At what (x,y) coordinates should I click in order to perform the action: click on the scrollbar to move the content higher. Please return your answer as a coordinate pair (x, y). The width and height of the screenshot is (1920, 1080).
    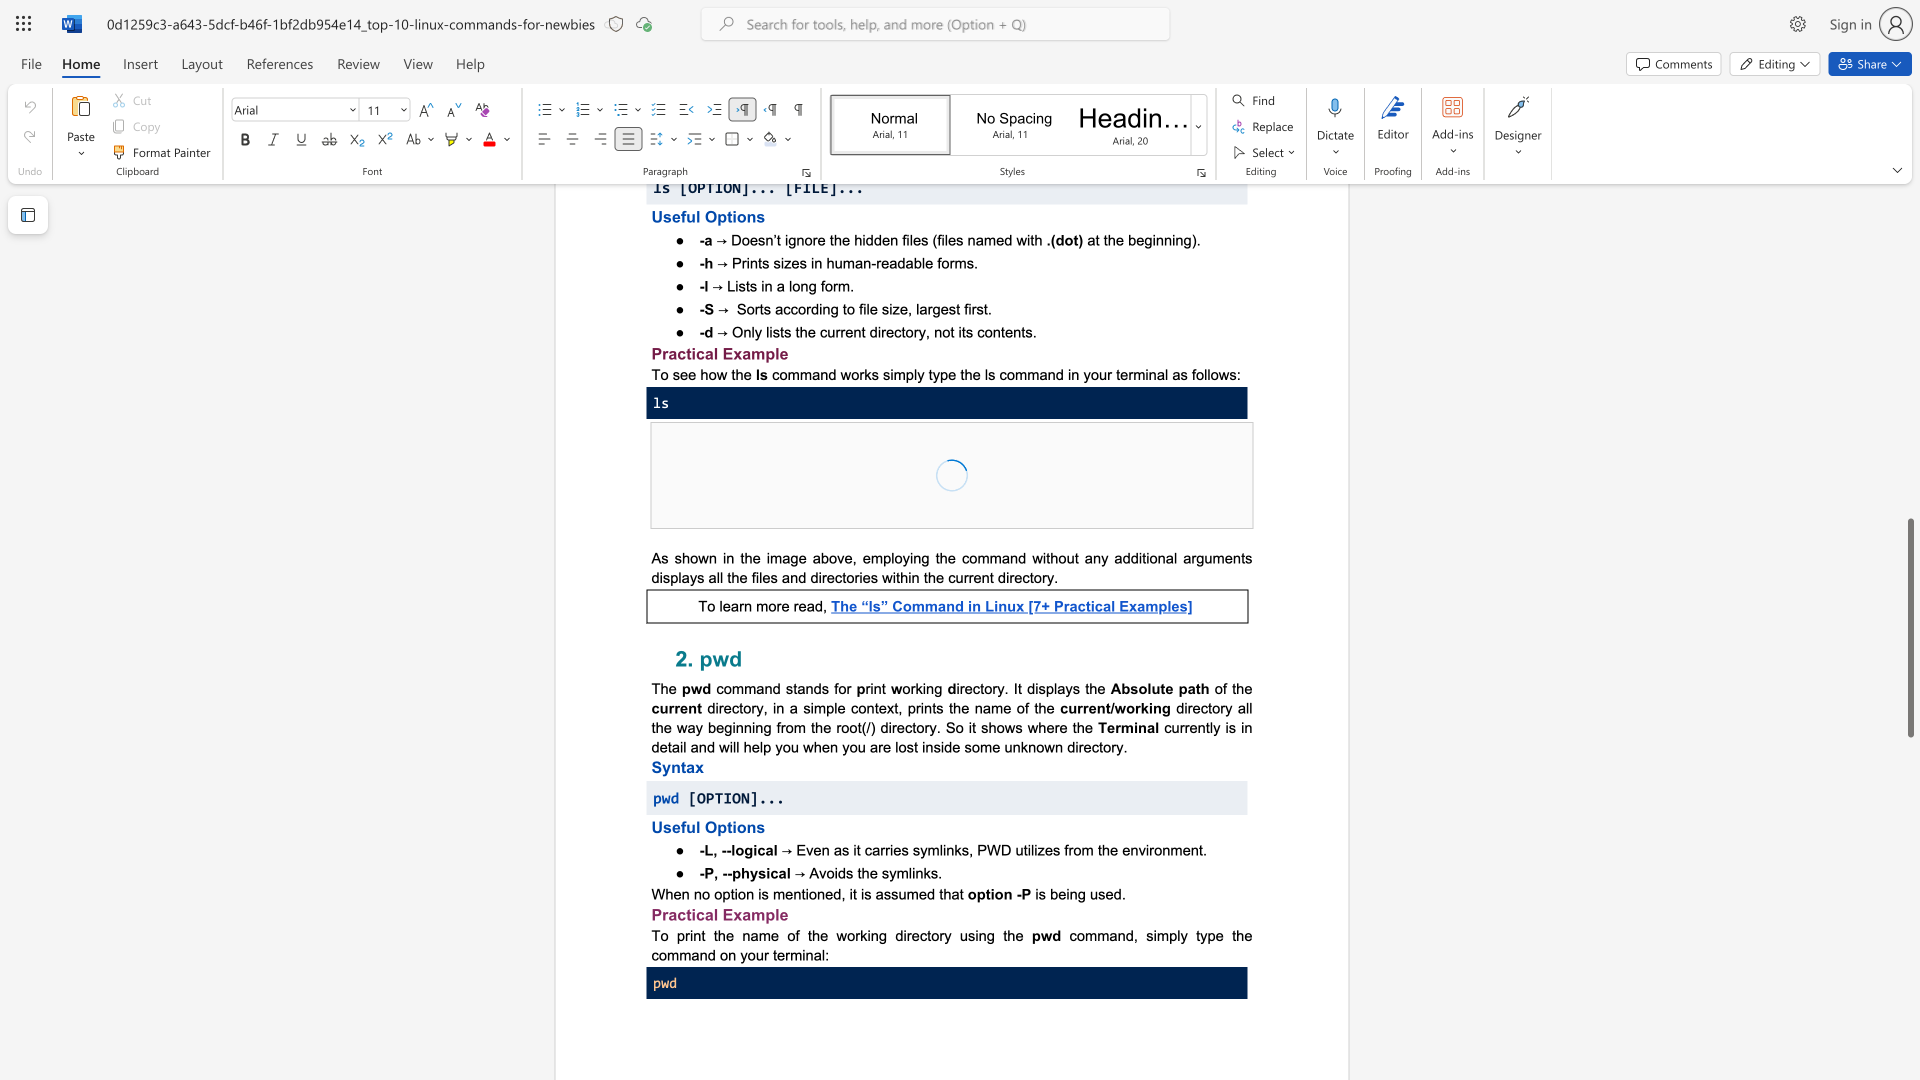
    Looking at the image, I should click on (1909, 599).